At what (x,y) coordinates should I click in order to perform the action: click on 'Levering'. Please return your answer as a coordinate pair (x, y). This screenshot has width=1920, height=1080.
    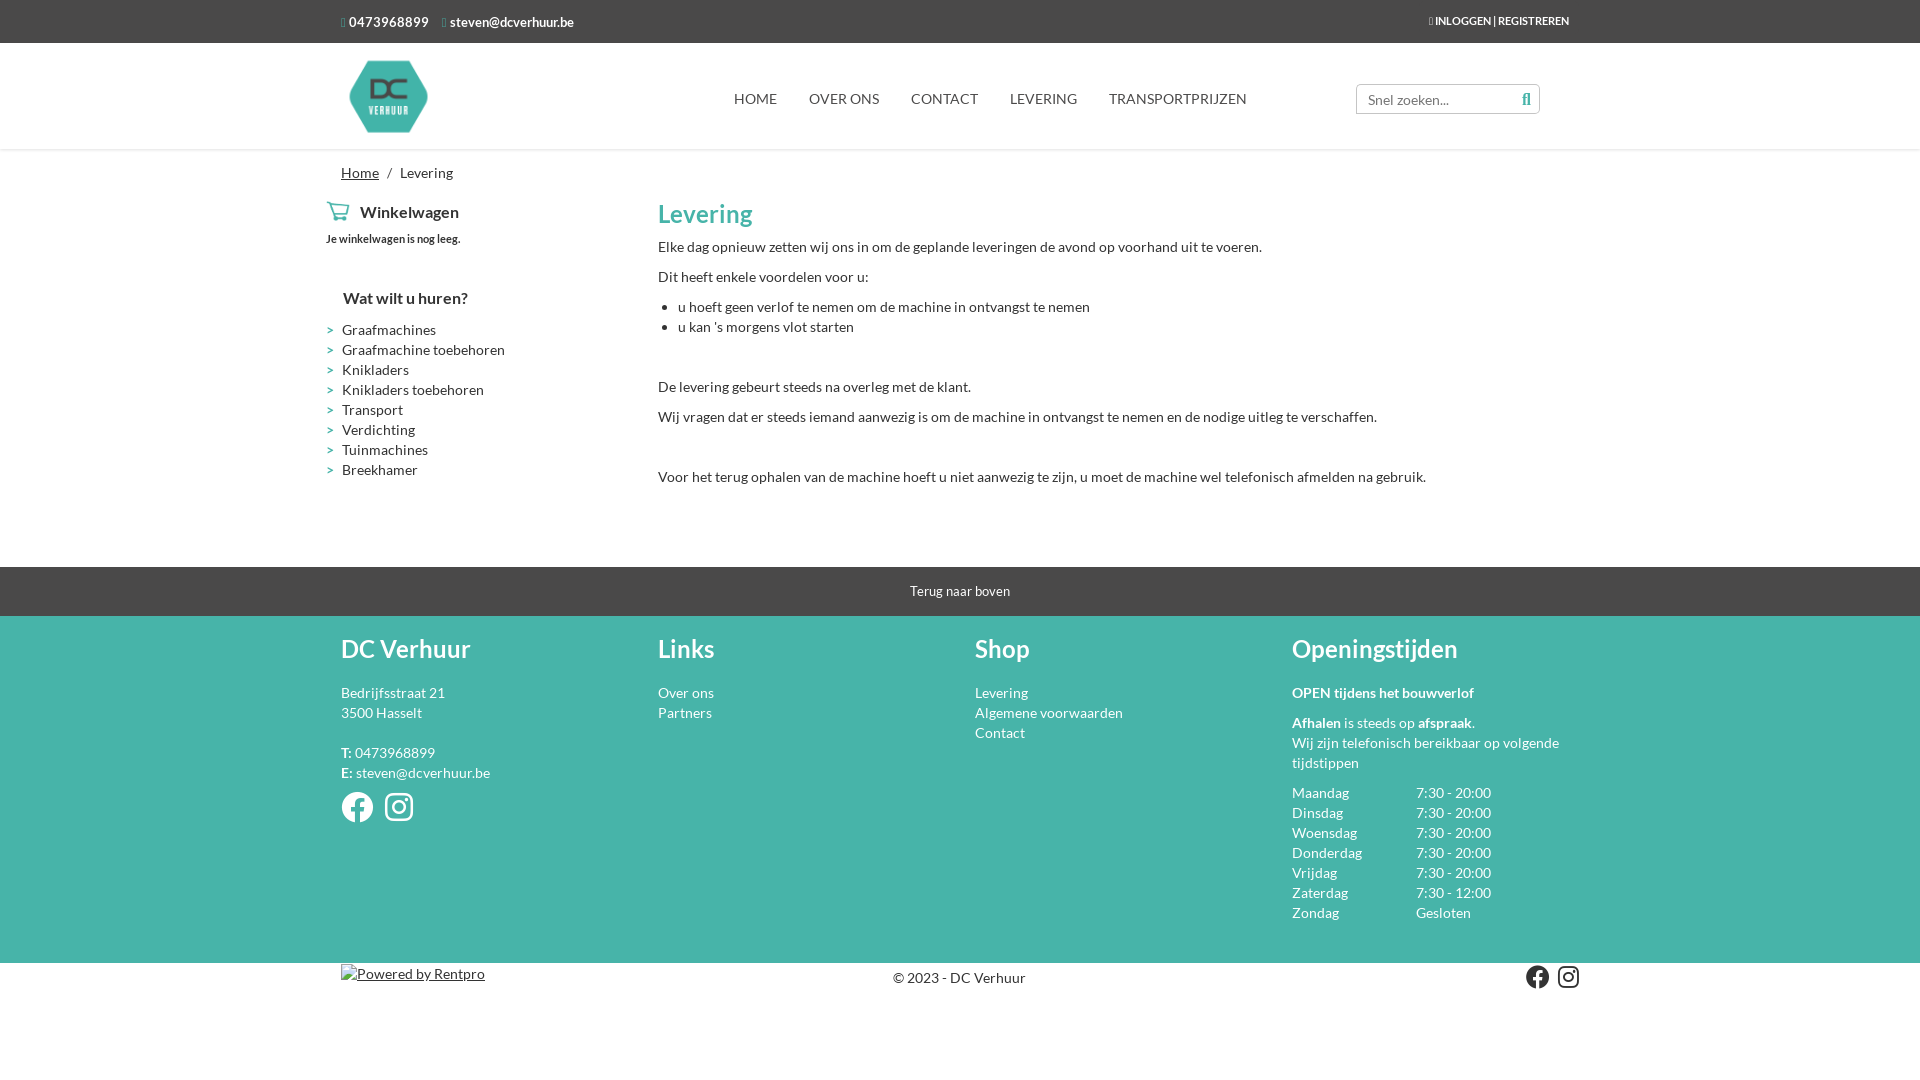
    Looking at the image, I should click on (1001, 691).